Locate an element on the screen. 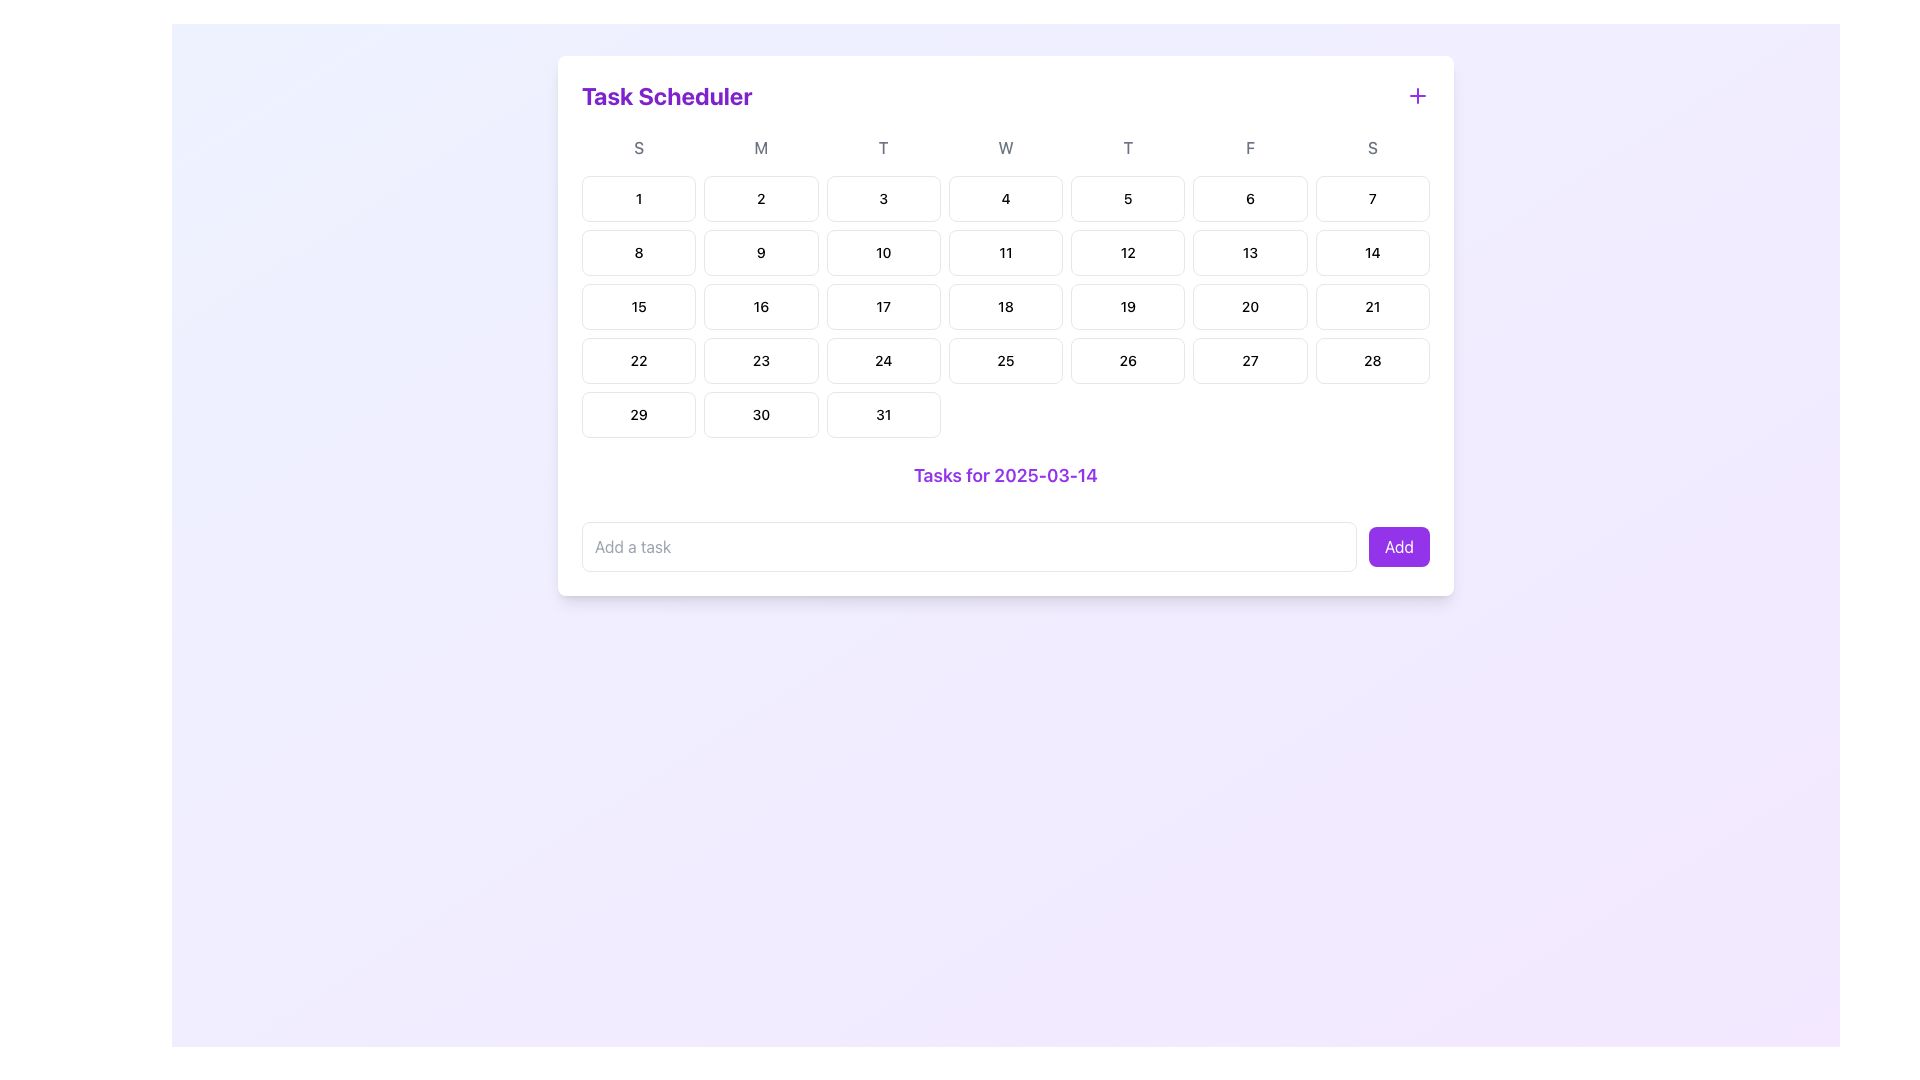  the interactive button displaying the number '23' in the fourth column of the fourth row of the calendar interface is located at coordinates (760, 361).